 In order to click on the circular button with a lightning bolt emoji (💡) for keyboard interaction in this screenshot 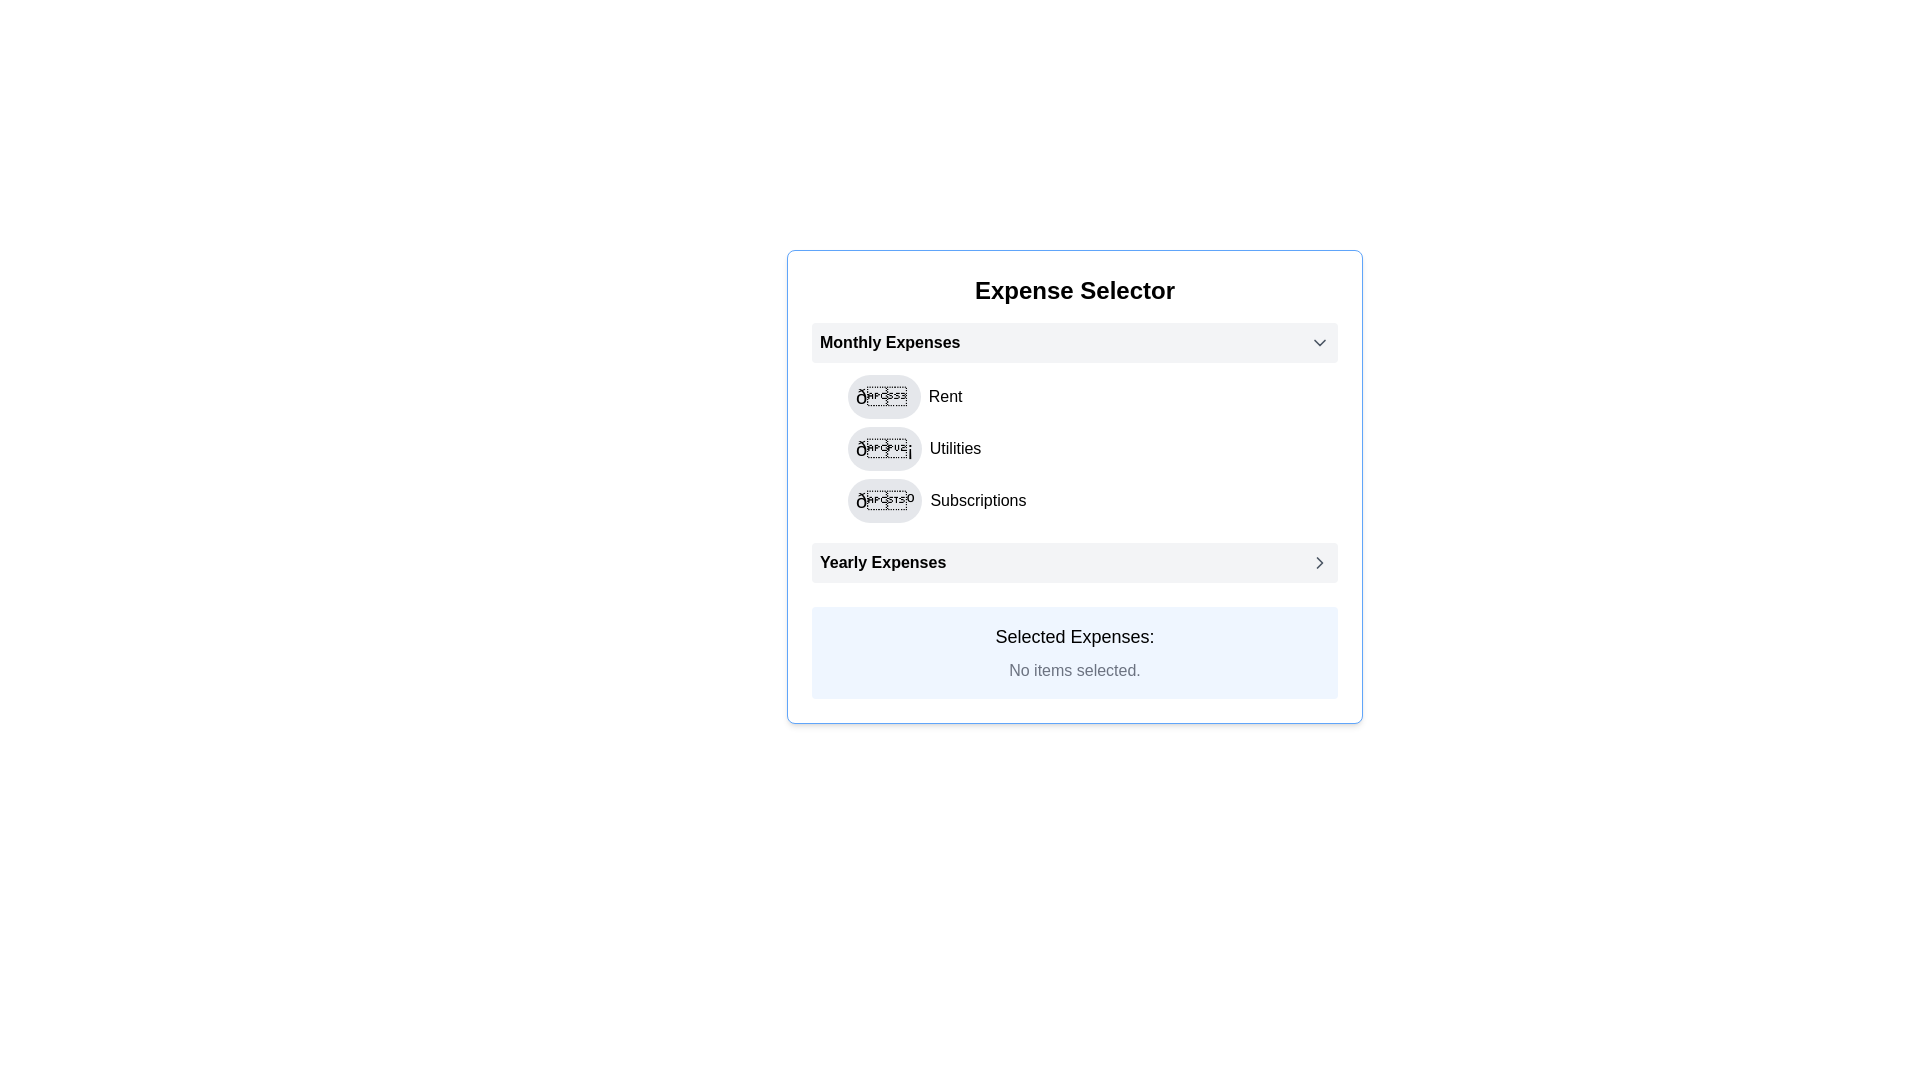, I will do `click(883, 447)`.